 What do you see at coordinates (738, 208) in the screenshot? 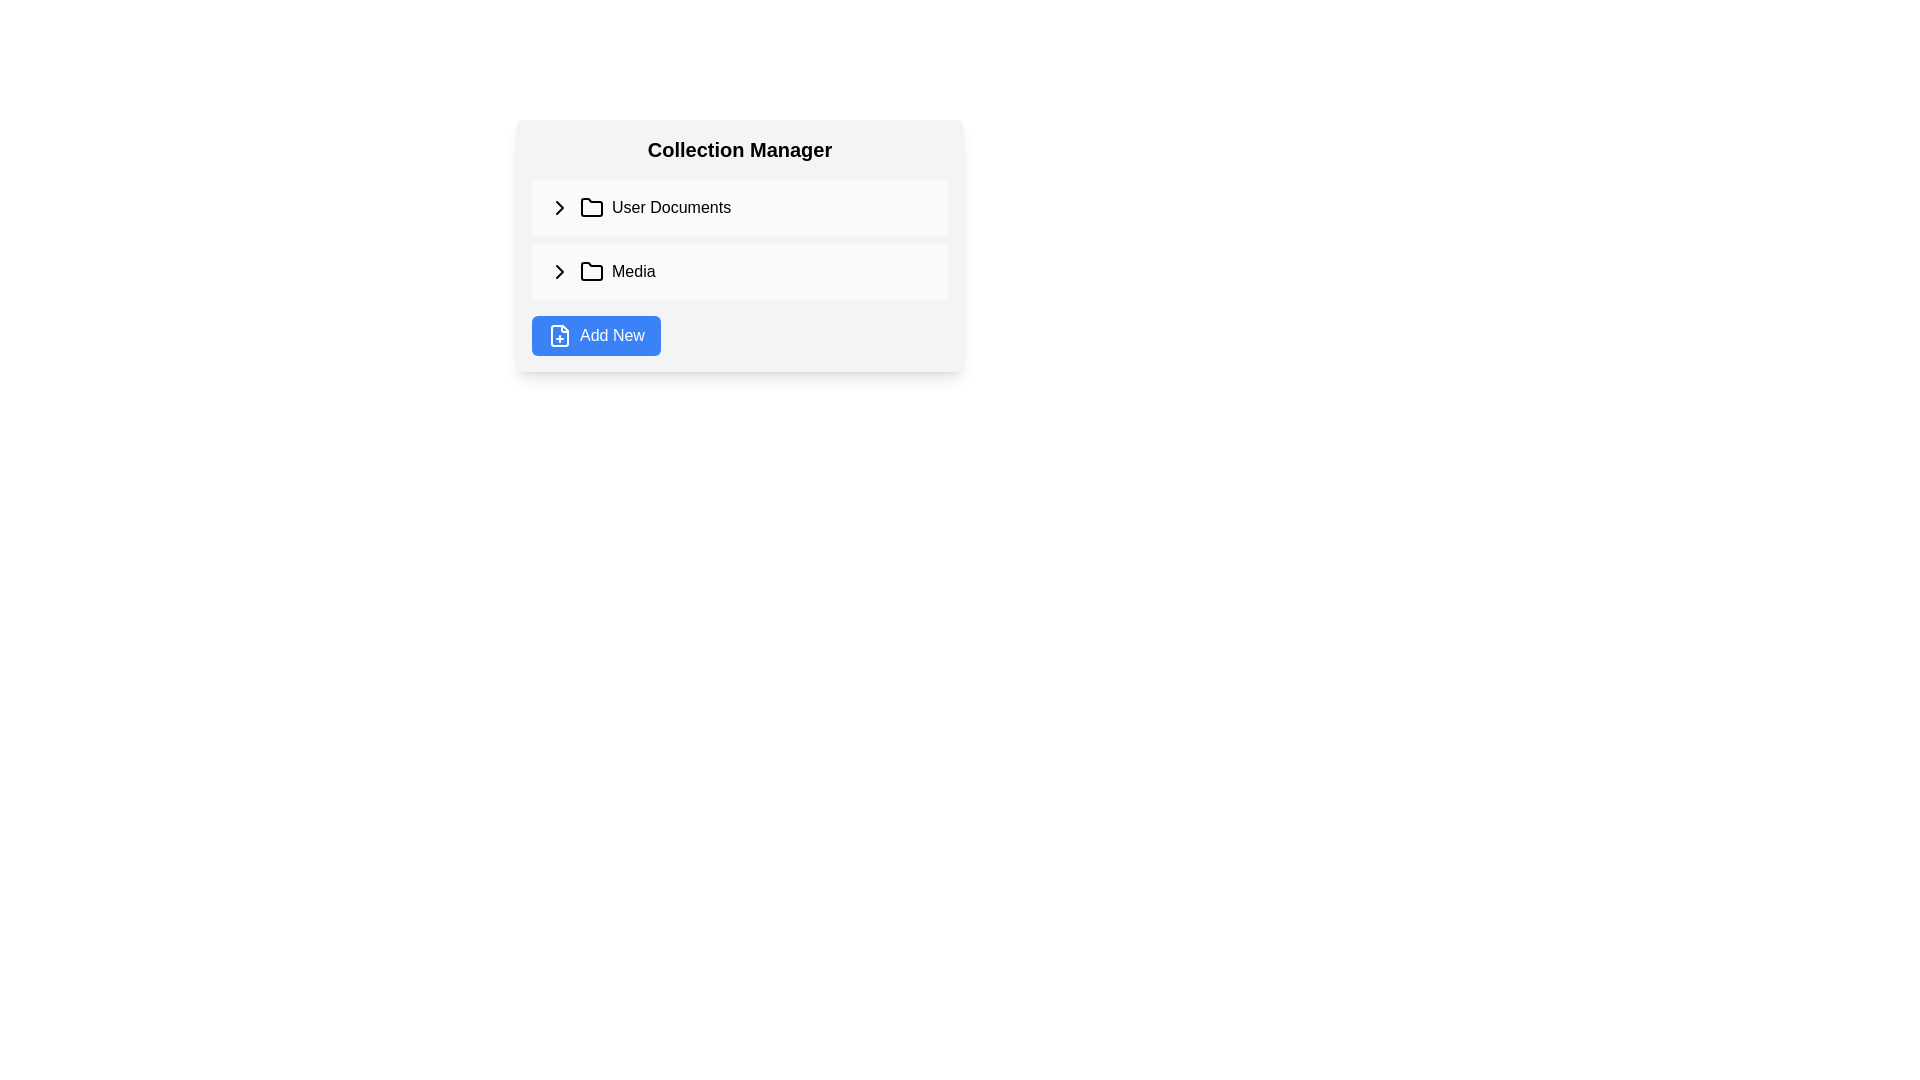
I see `the first entry in the vertical list under 'Collection Manager'` at bounding box center [738, 208].